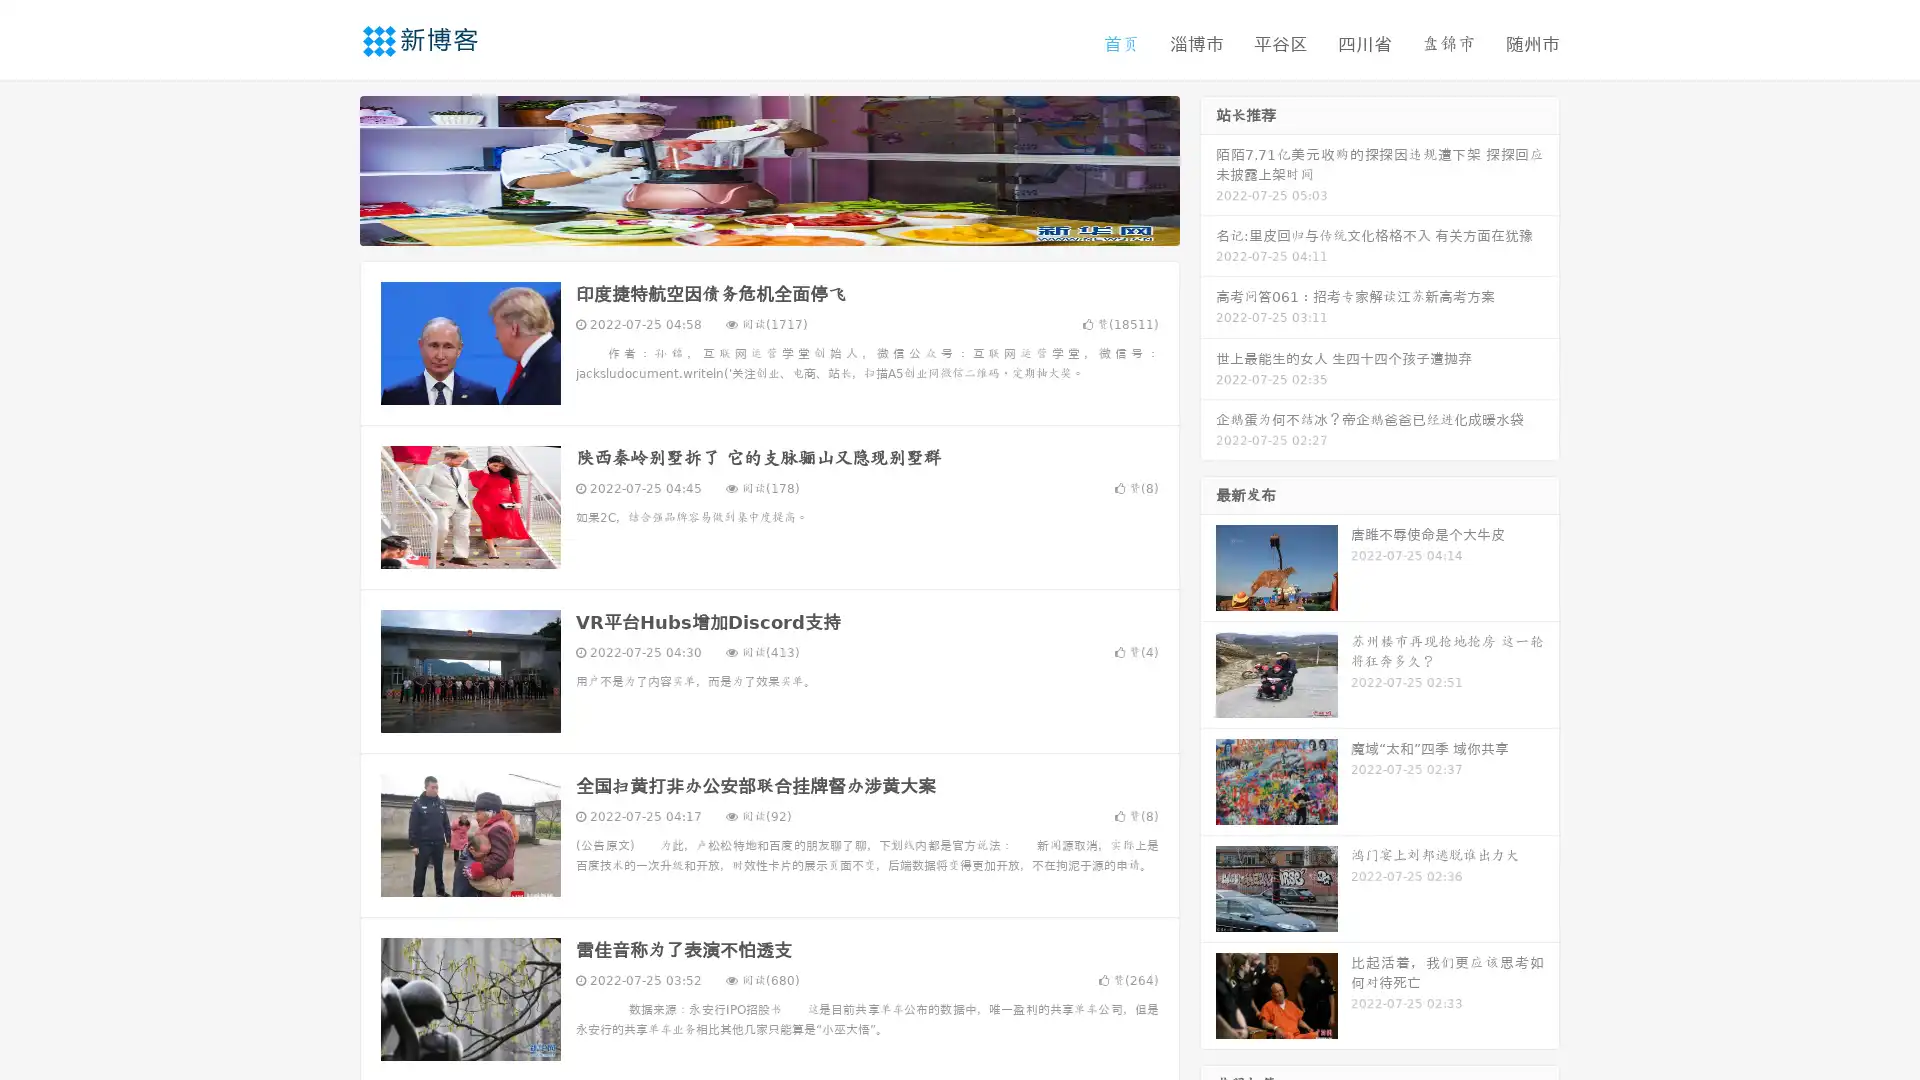 This screenshot has width=1920, height=1080. I want to click on Go to slide 3, so click(789, 225).